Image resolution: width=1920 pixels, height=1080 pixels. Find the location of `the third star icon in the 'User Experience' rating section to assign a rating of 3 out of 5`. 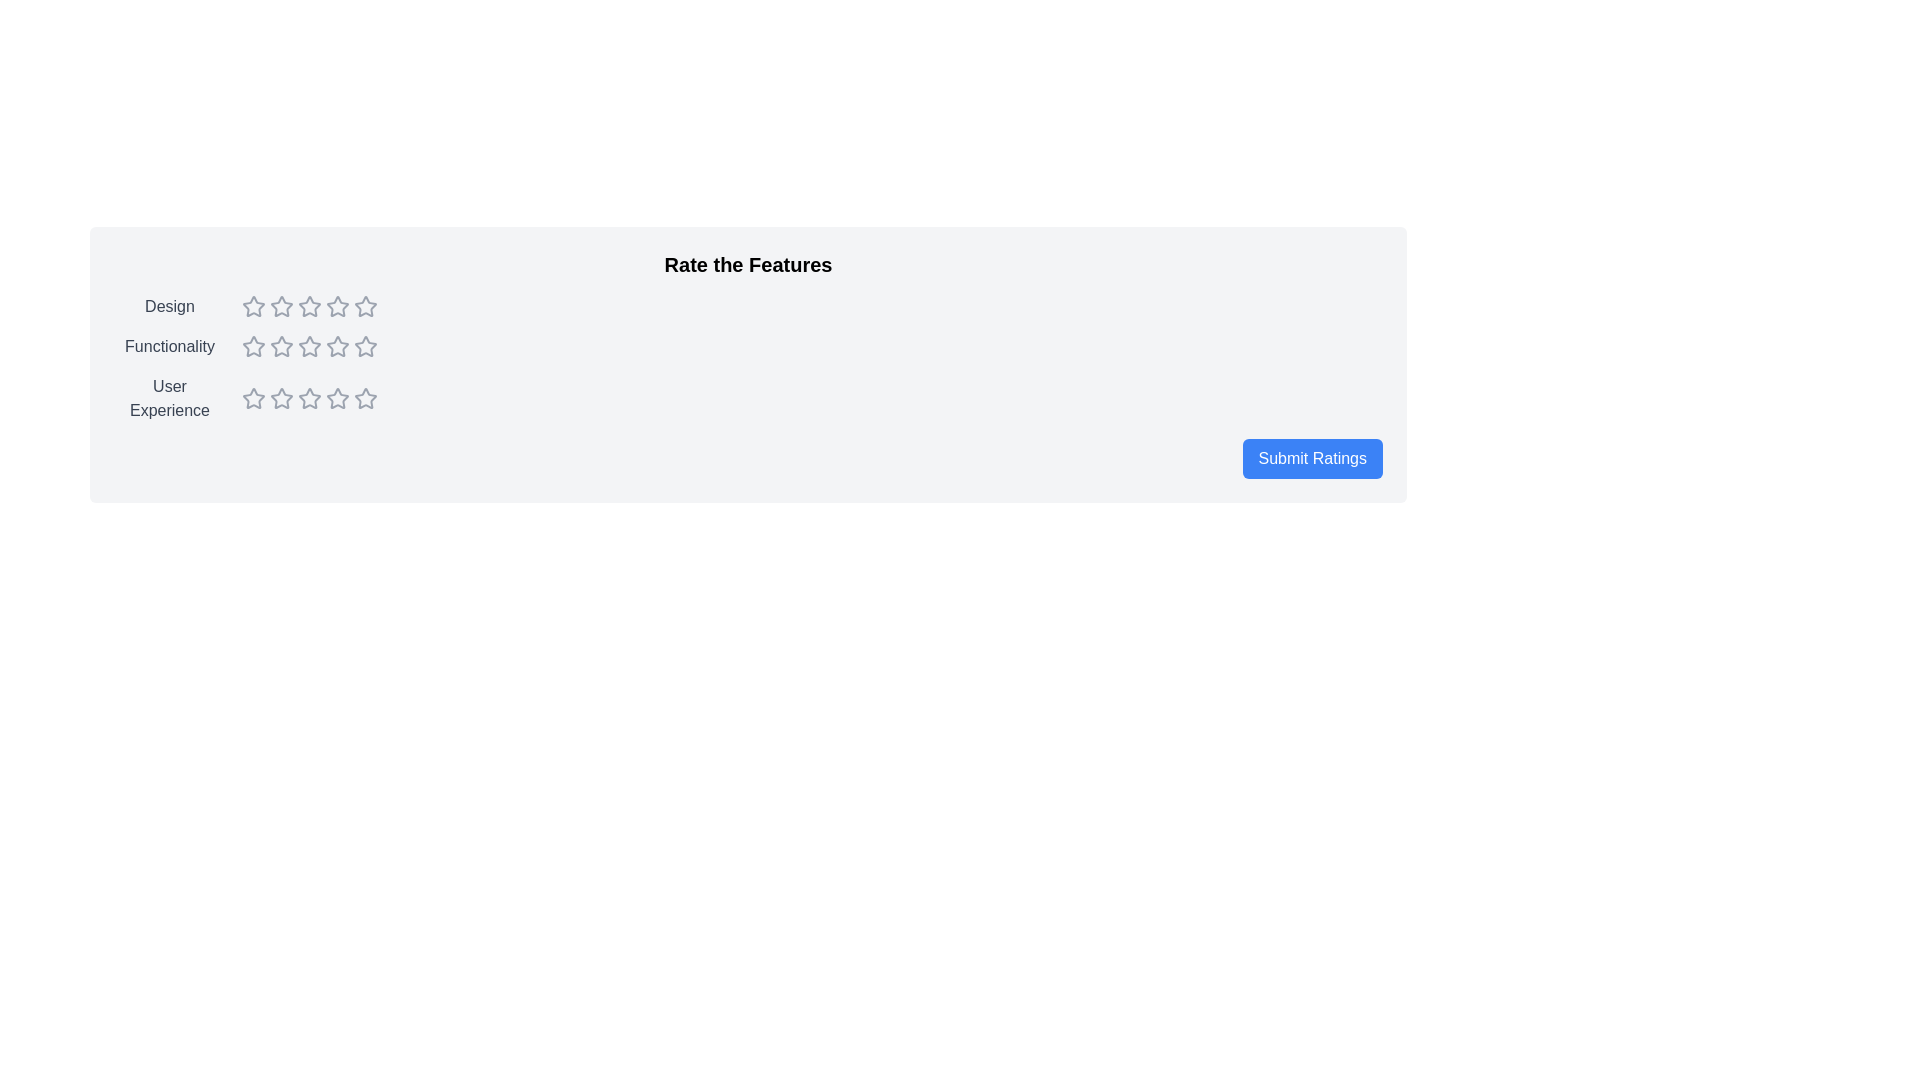

the third star icon in the 'User Experience' rating section to assign a rating of 3 out of 5 is located at coordinates (309, 398).